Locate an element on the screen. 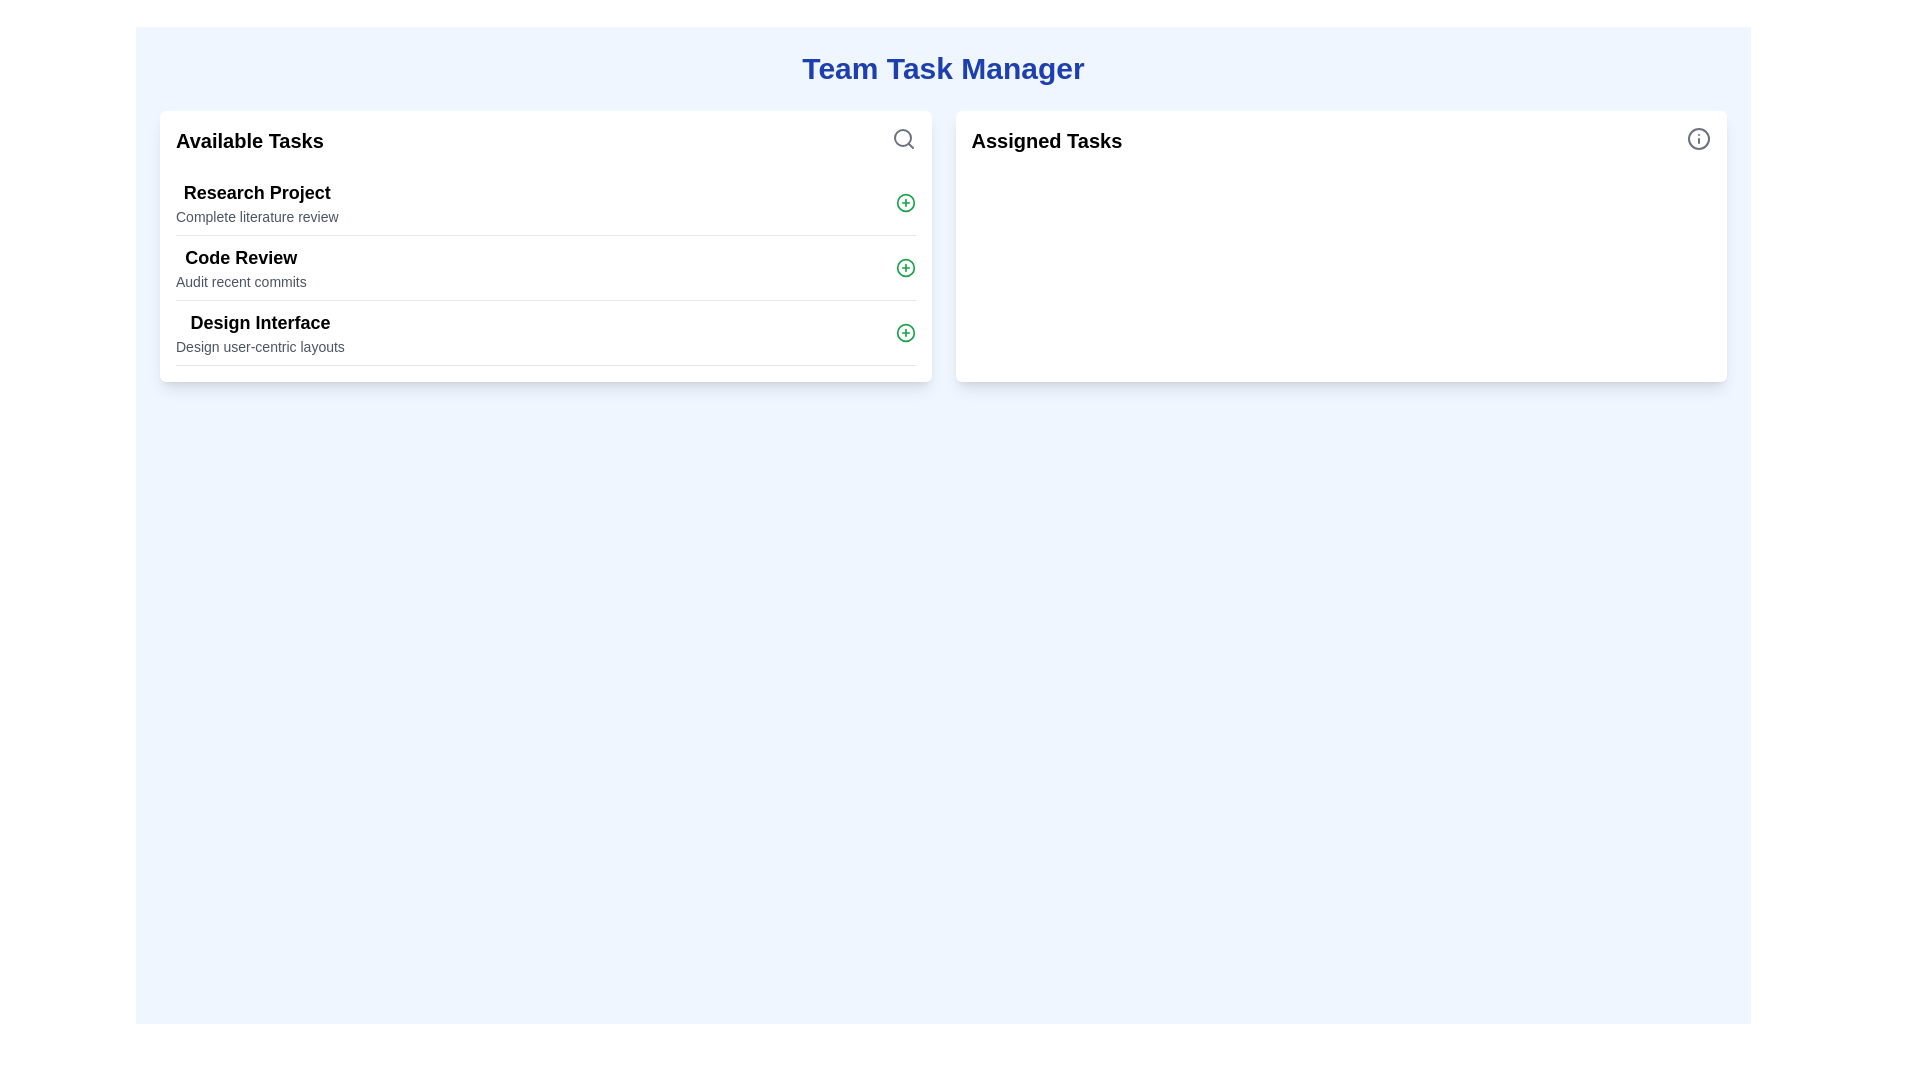 The height and width of the screenshot is (1080, 1920). the circular icon with an inner symbol located in the top-right section of the 'Available Tasks' card, which indicates the presence of an operation such as creating a new task is located at coordinates (904, 203).